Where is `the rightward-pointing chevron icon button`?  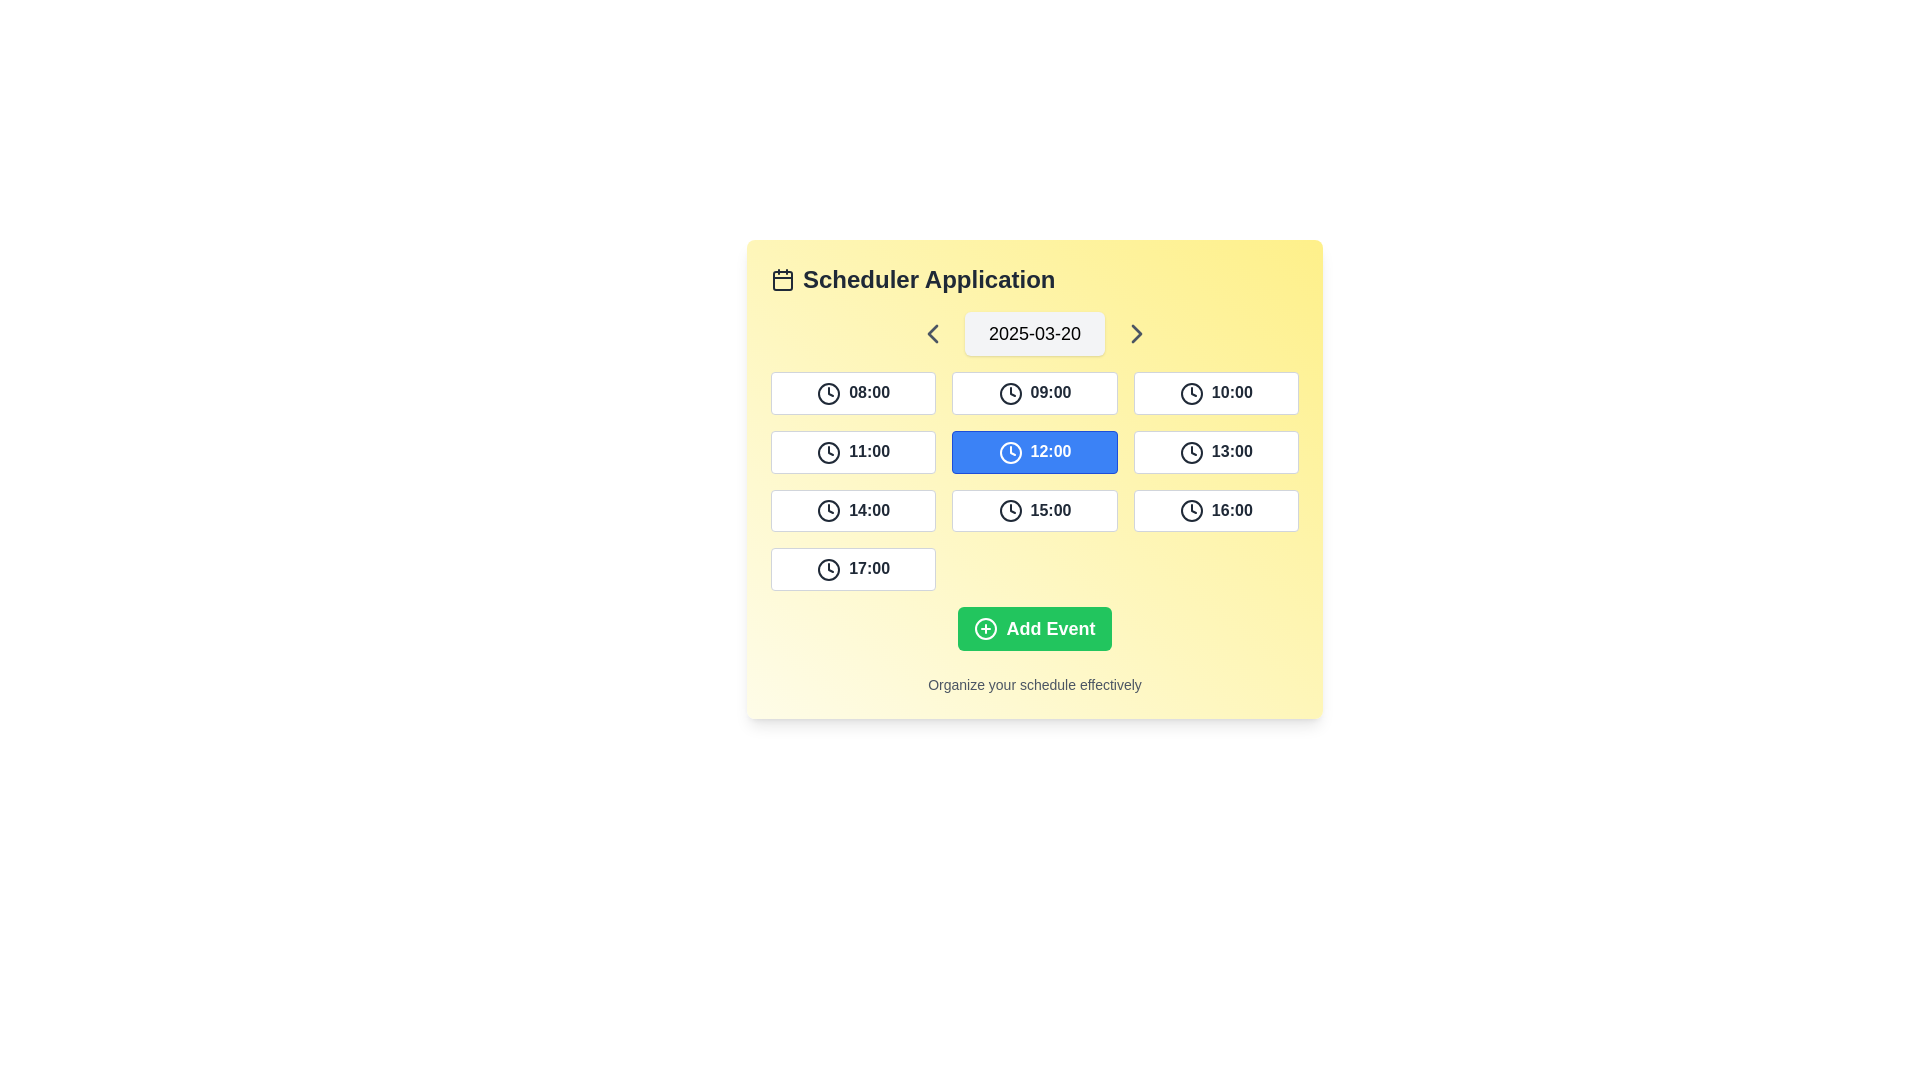
the rightward-pointing chevron icon button is located at coordinates (1137, 333).